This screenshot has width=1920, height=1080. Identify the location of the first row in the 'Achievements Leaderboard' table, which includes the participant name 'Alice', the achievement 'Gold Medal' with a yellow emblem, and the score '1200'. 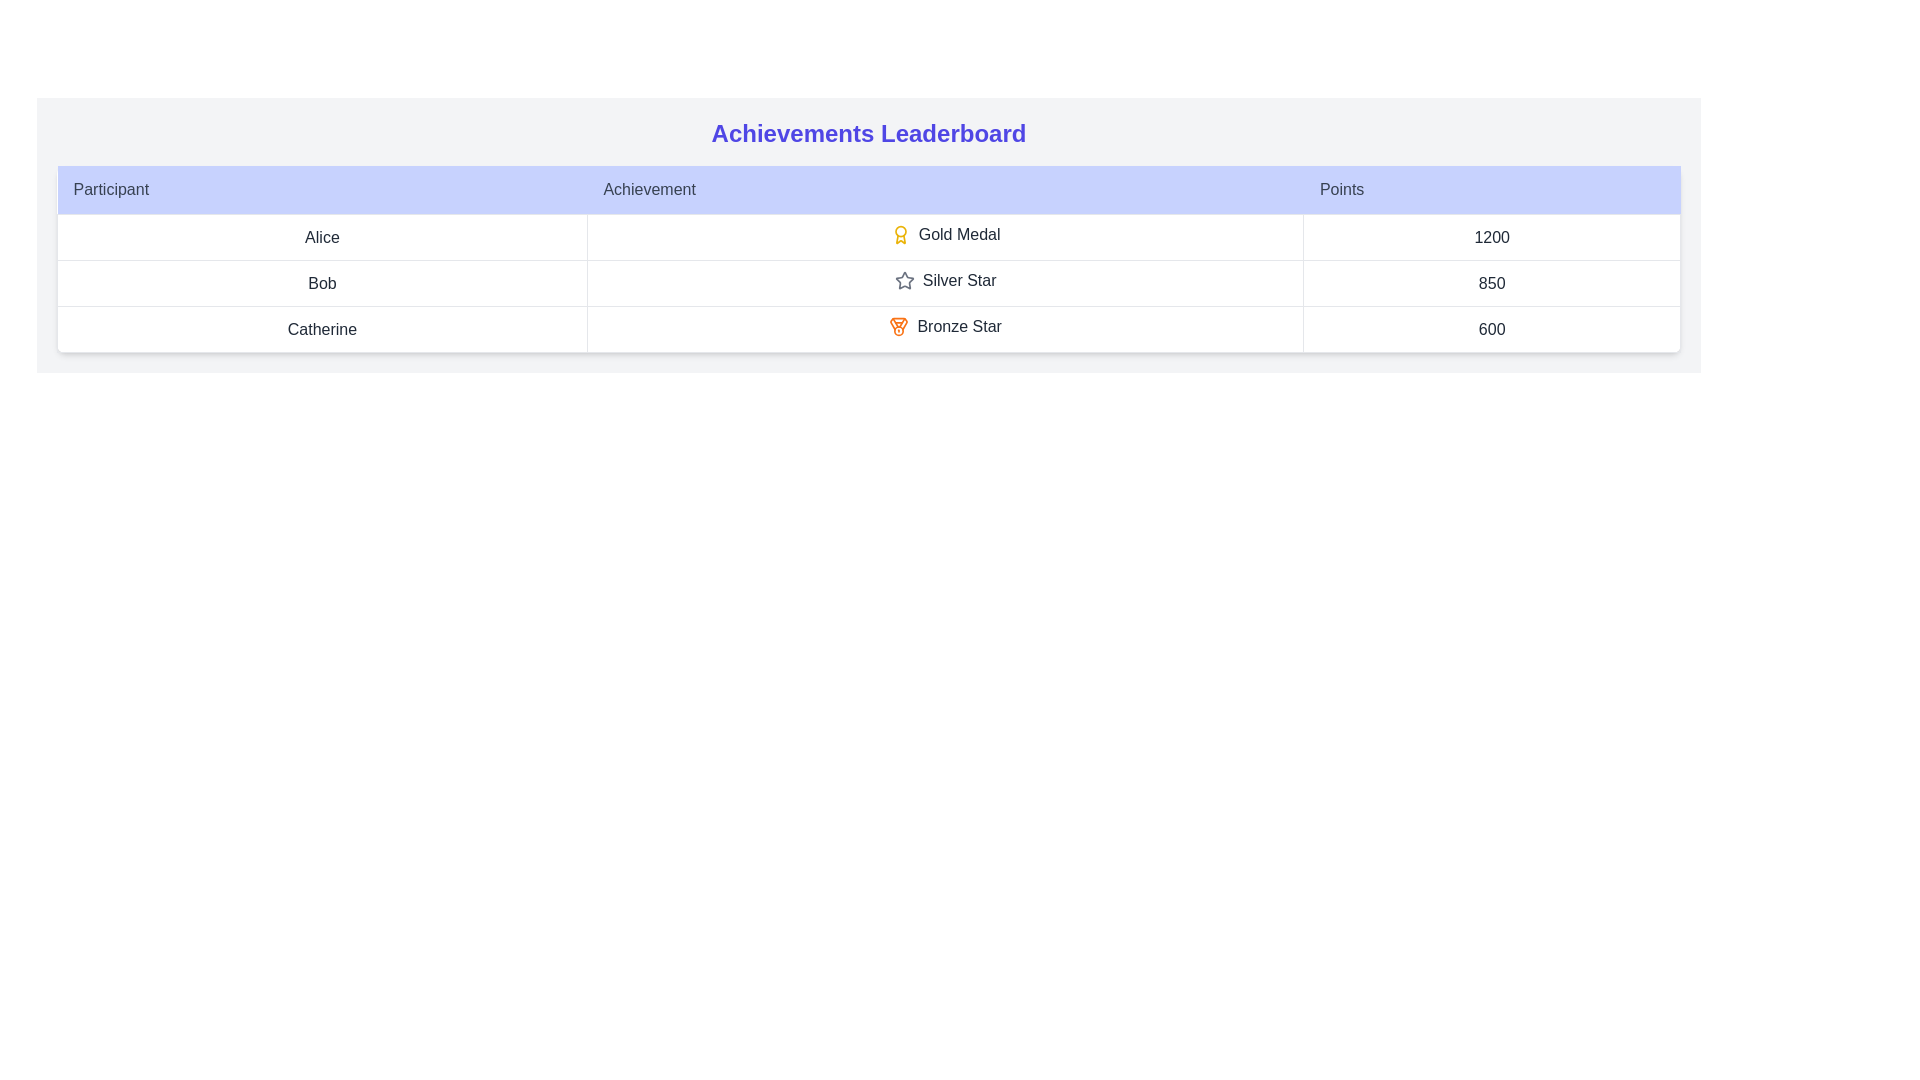
(868, 236).